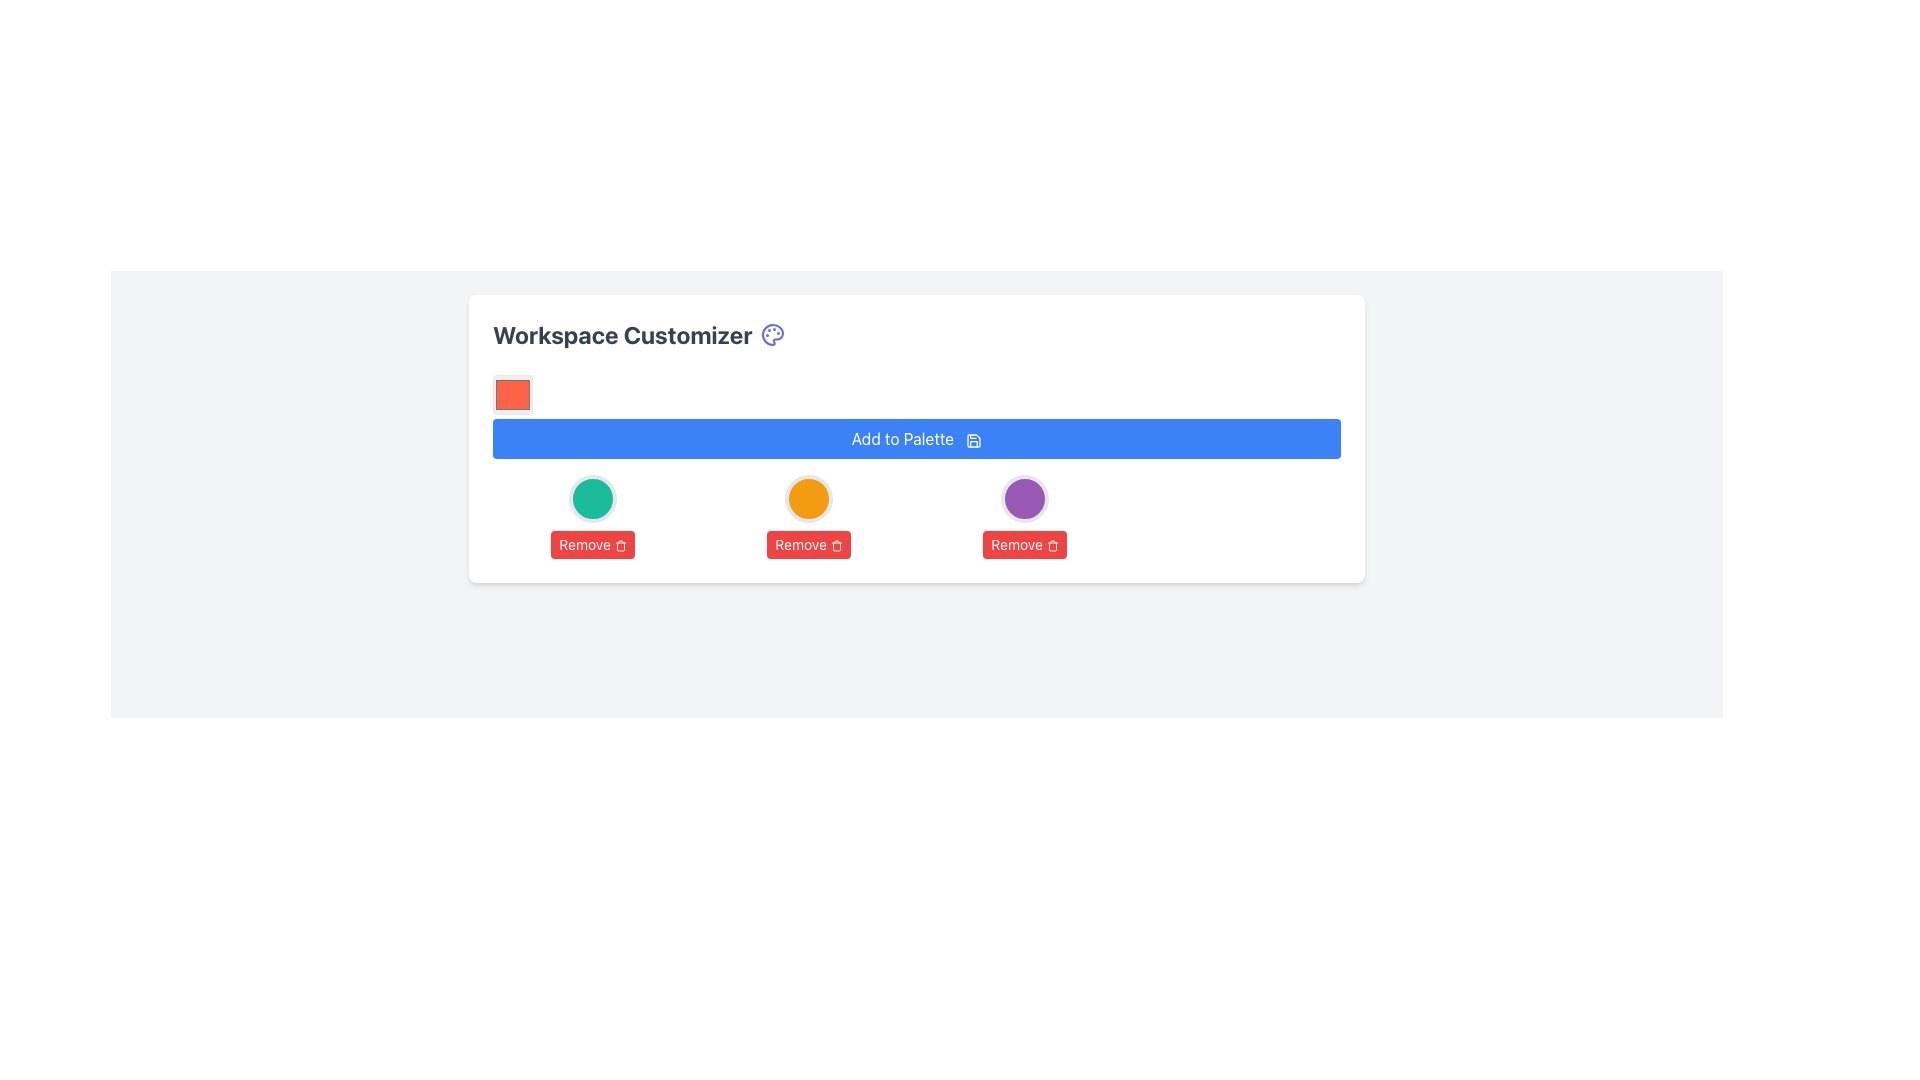 The height and width of the screenshot is (1080, 1920). I want to click on the trash icon within the red 'Remove' button, which visually represents the delete action, so click(619, 546).